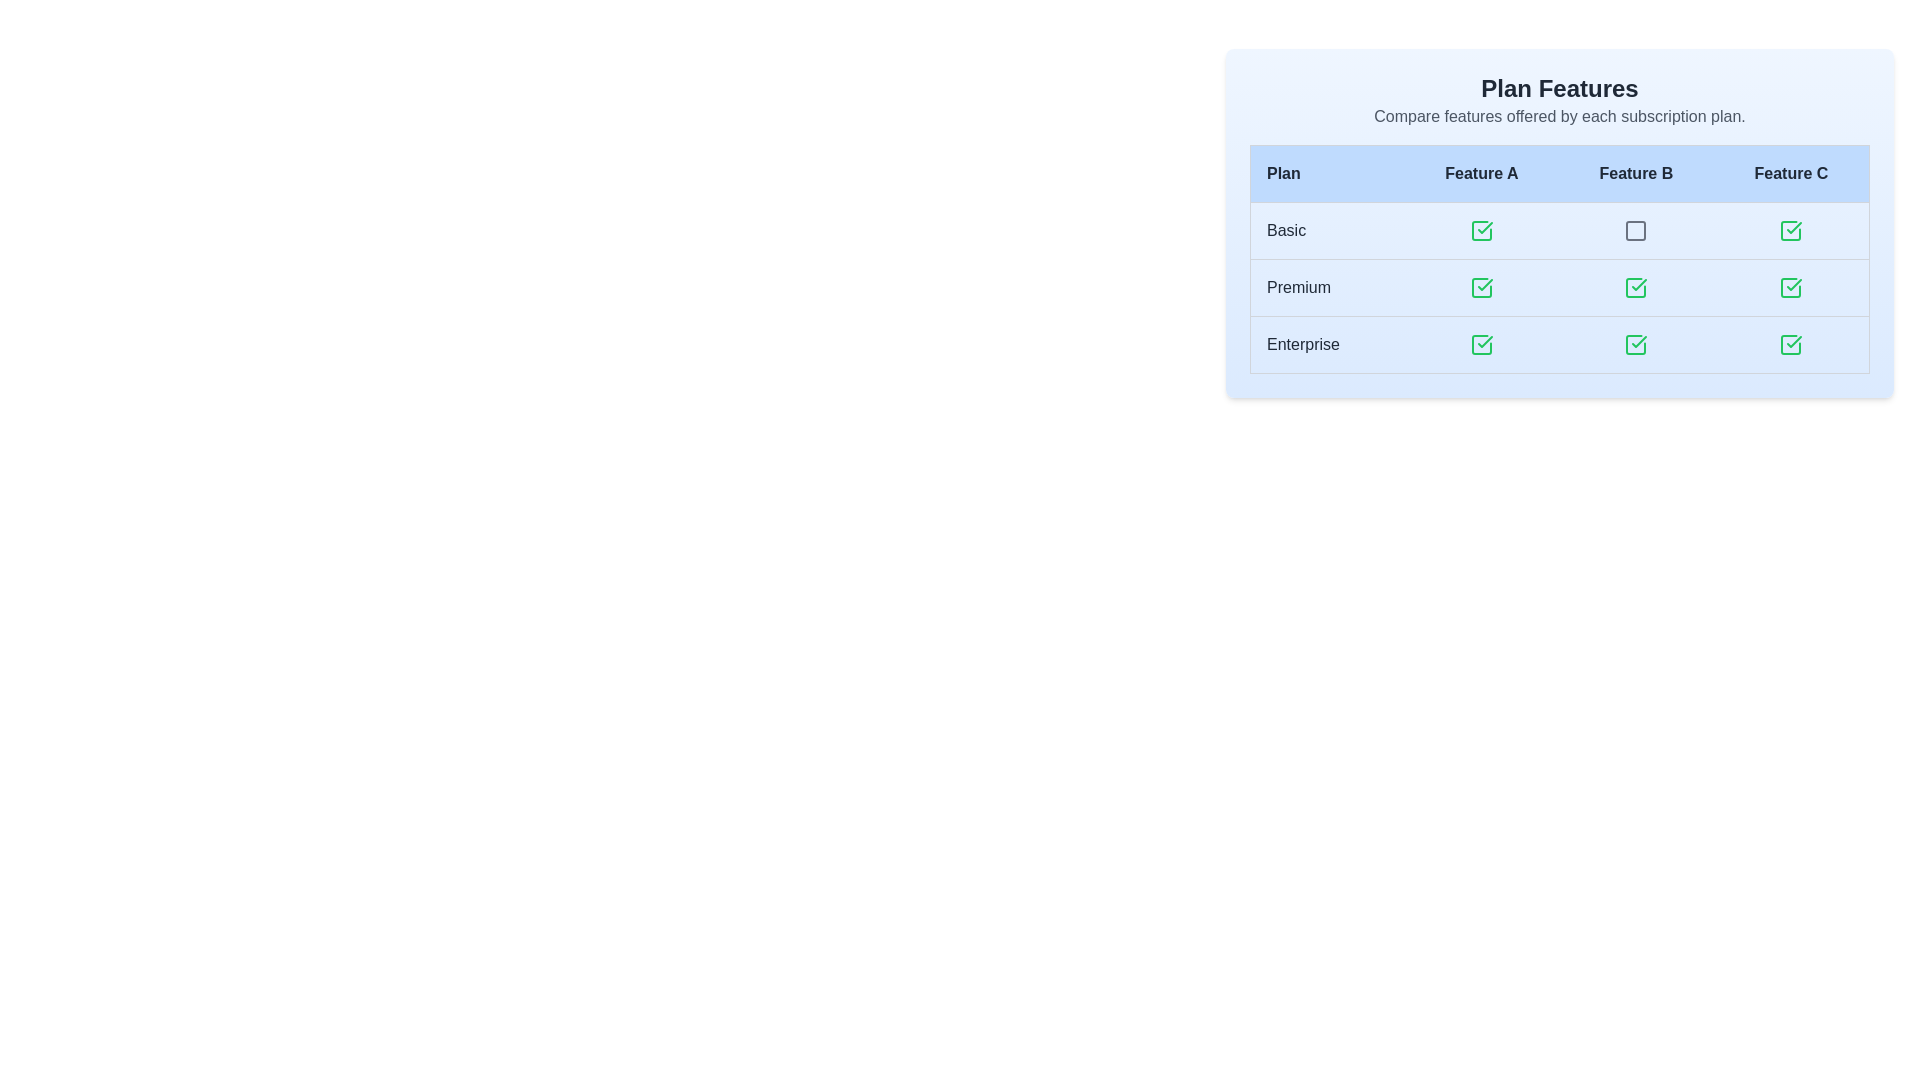  What do you see at coordinates (1636, 288) in the screenshot?
I see `the checkbox icon in the 'Plan Features' interface` at bounding box center [1636, 288].